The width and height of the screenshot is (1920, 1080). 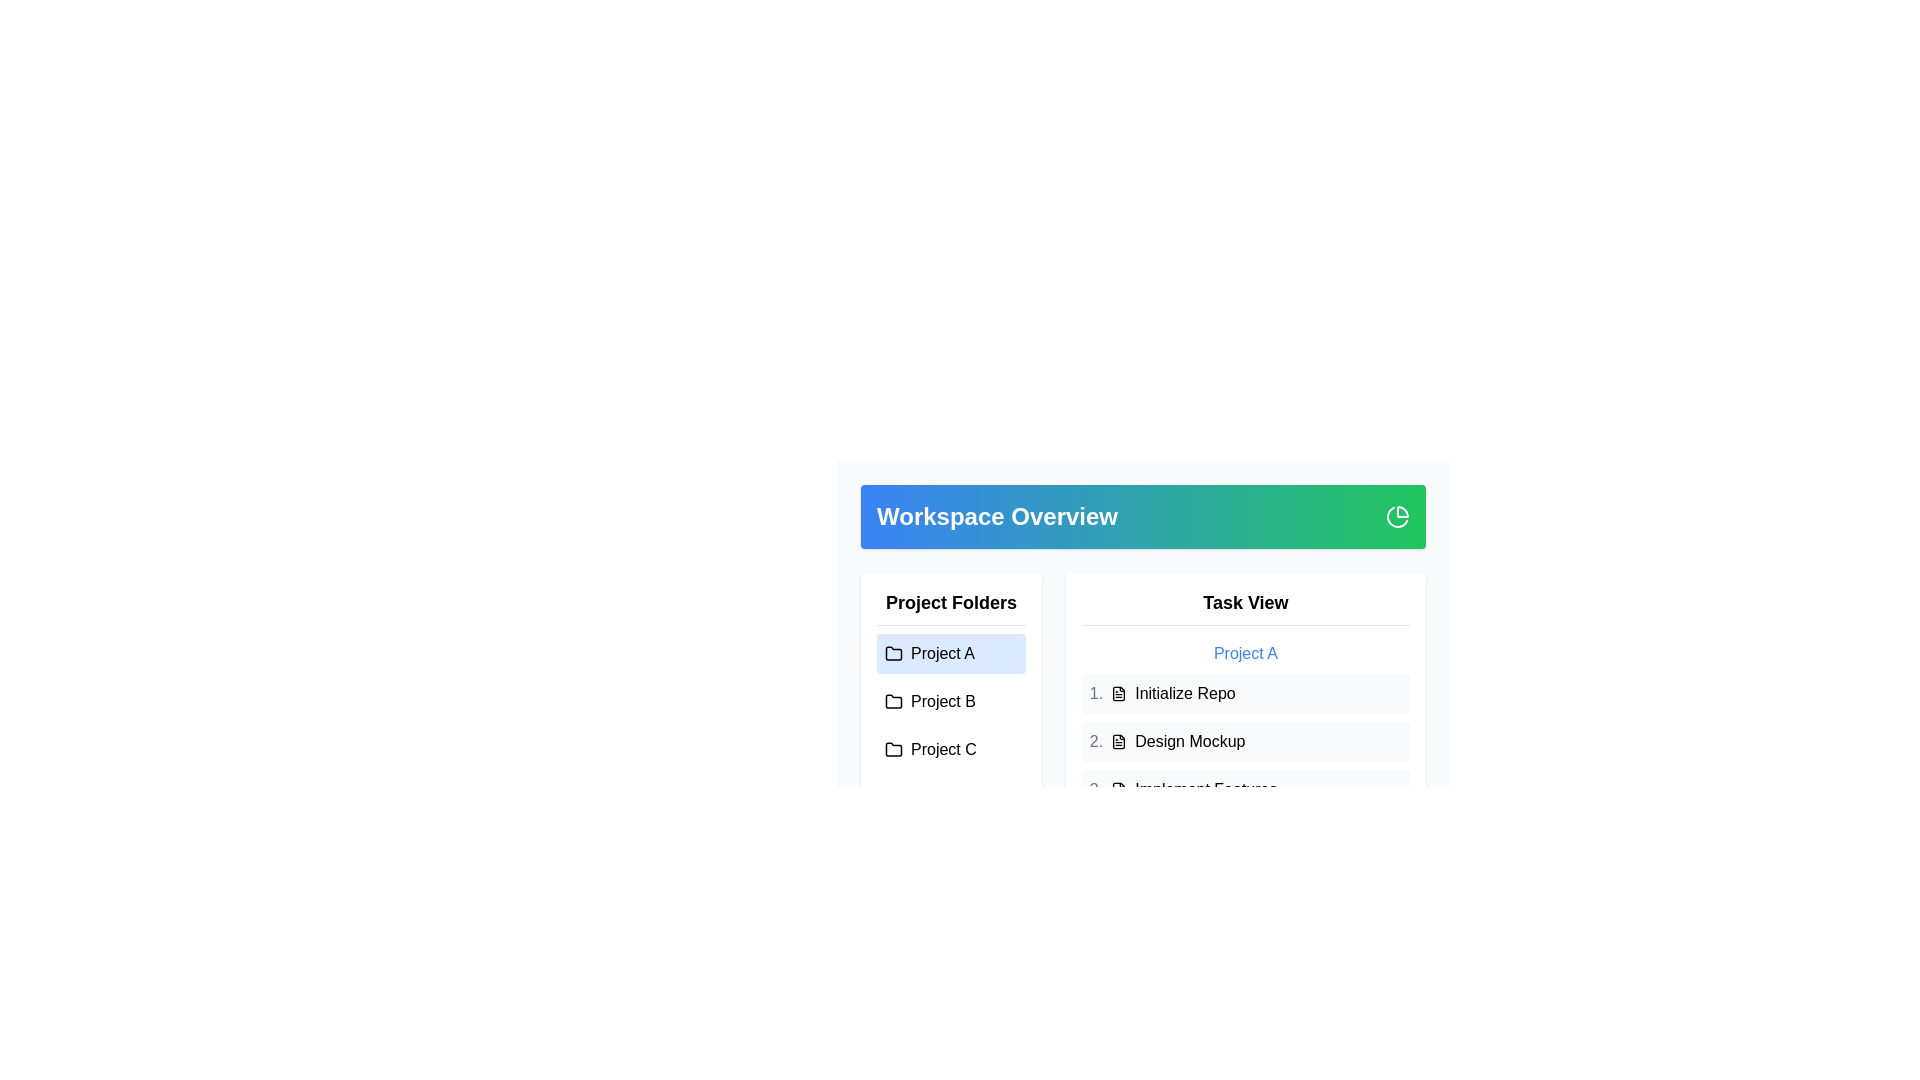 I want to click on the small document icon located to the left of the 'Initialize Repo' text in the 'Task View' section, so click(x=1118, y=693).